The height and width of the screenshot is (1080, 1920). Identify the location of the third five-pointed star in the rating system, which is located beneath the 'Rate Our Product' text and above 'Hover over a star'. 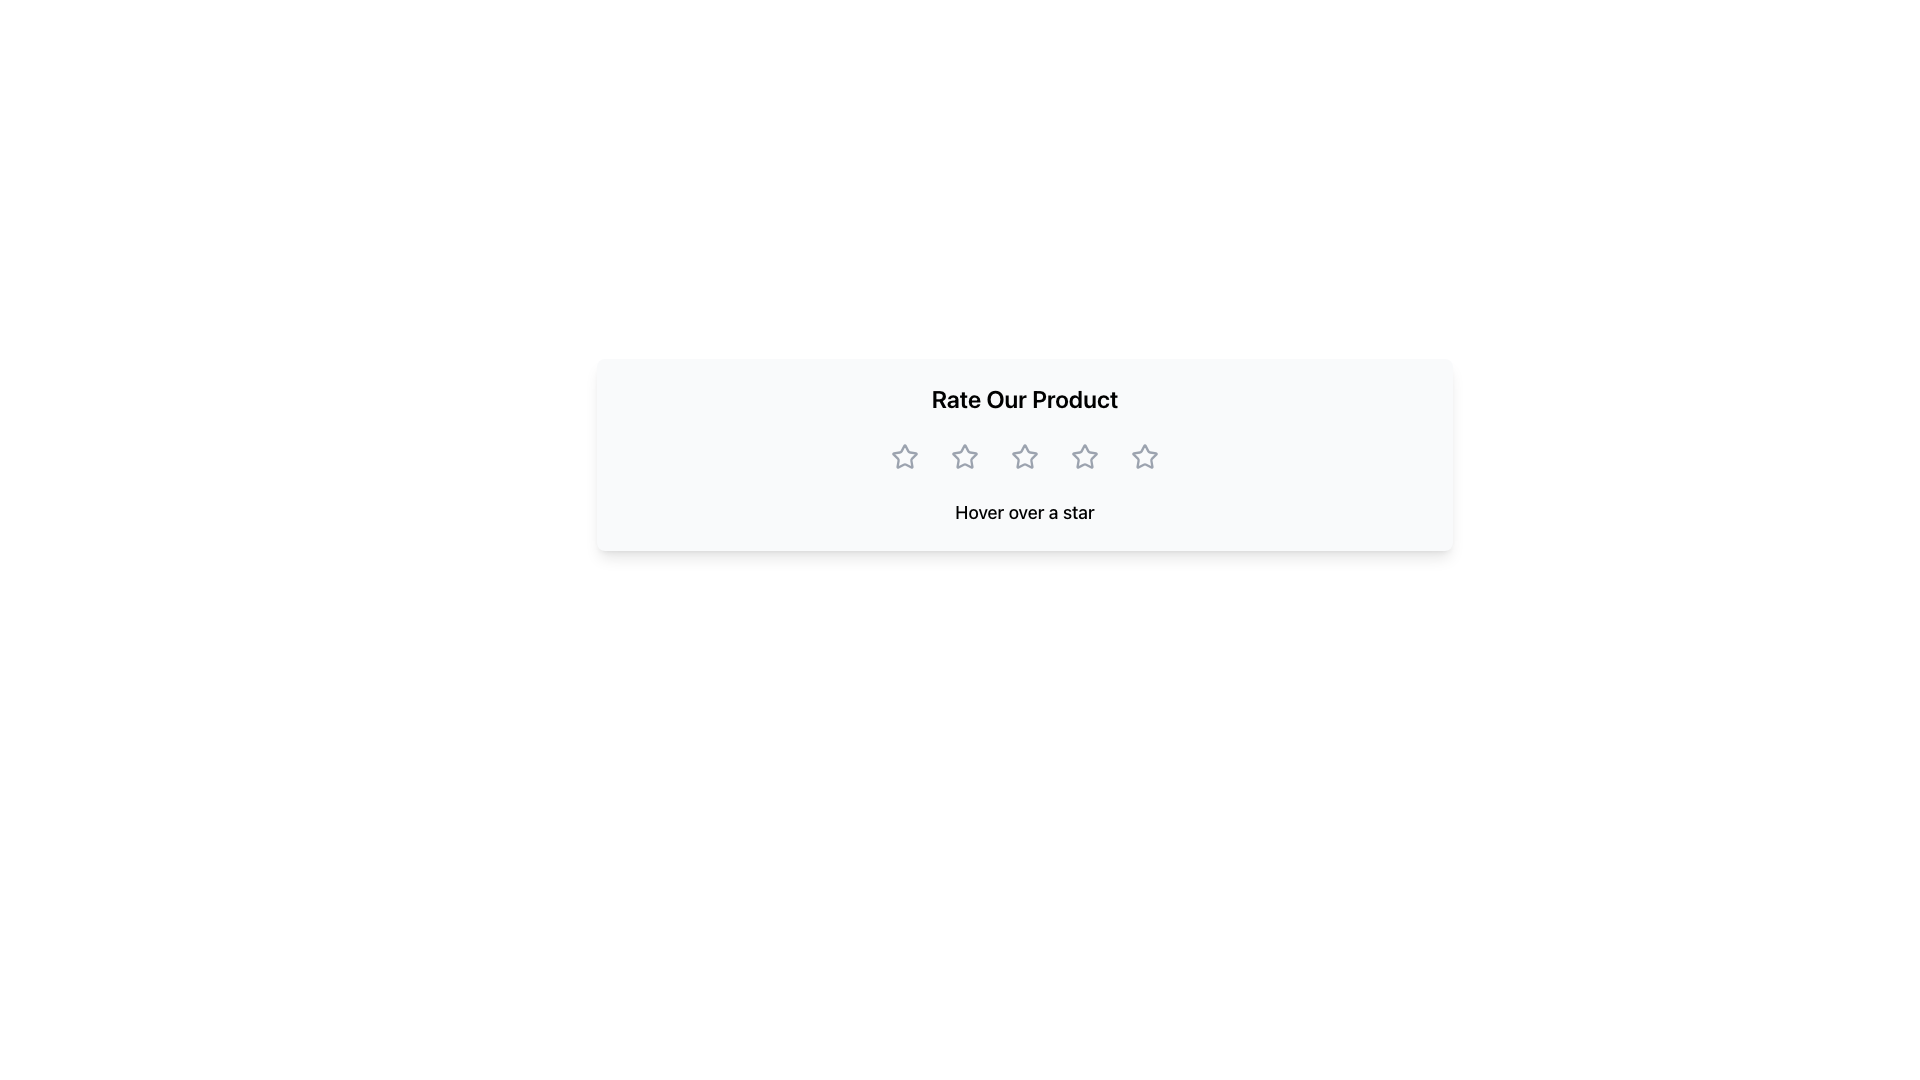
(1083, 456).